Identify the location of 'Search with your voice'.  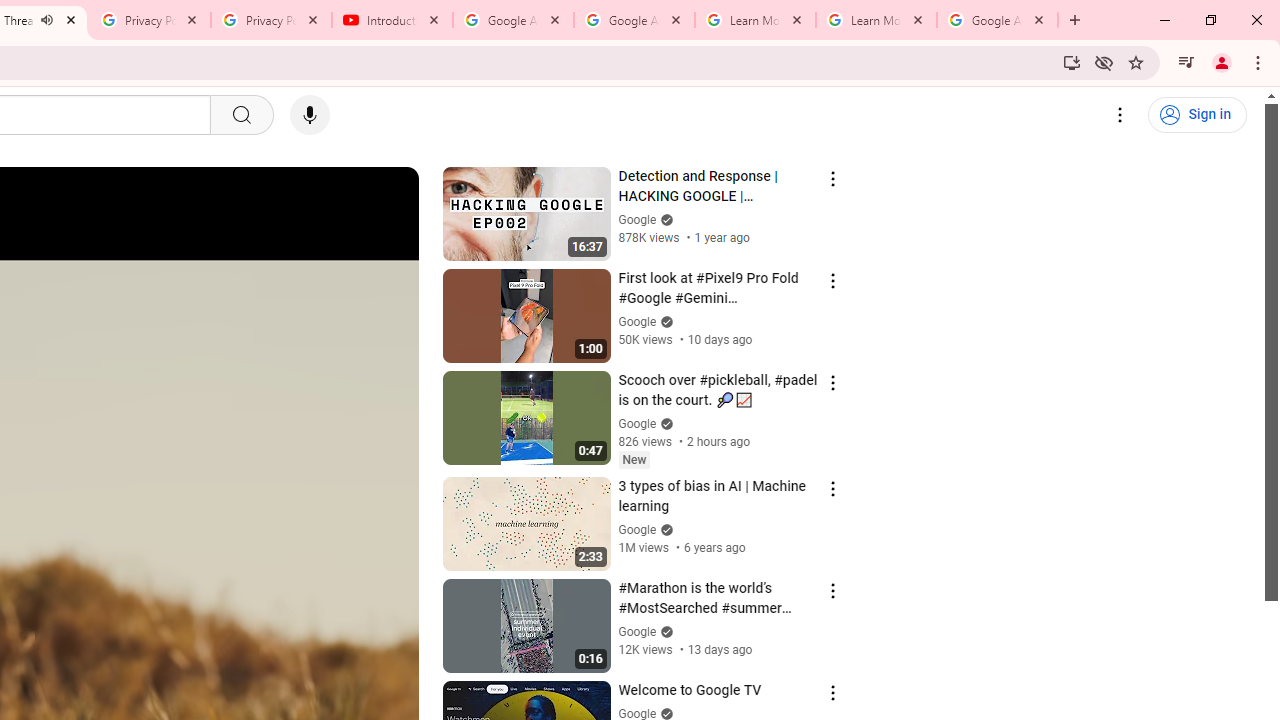
(308, 115).